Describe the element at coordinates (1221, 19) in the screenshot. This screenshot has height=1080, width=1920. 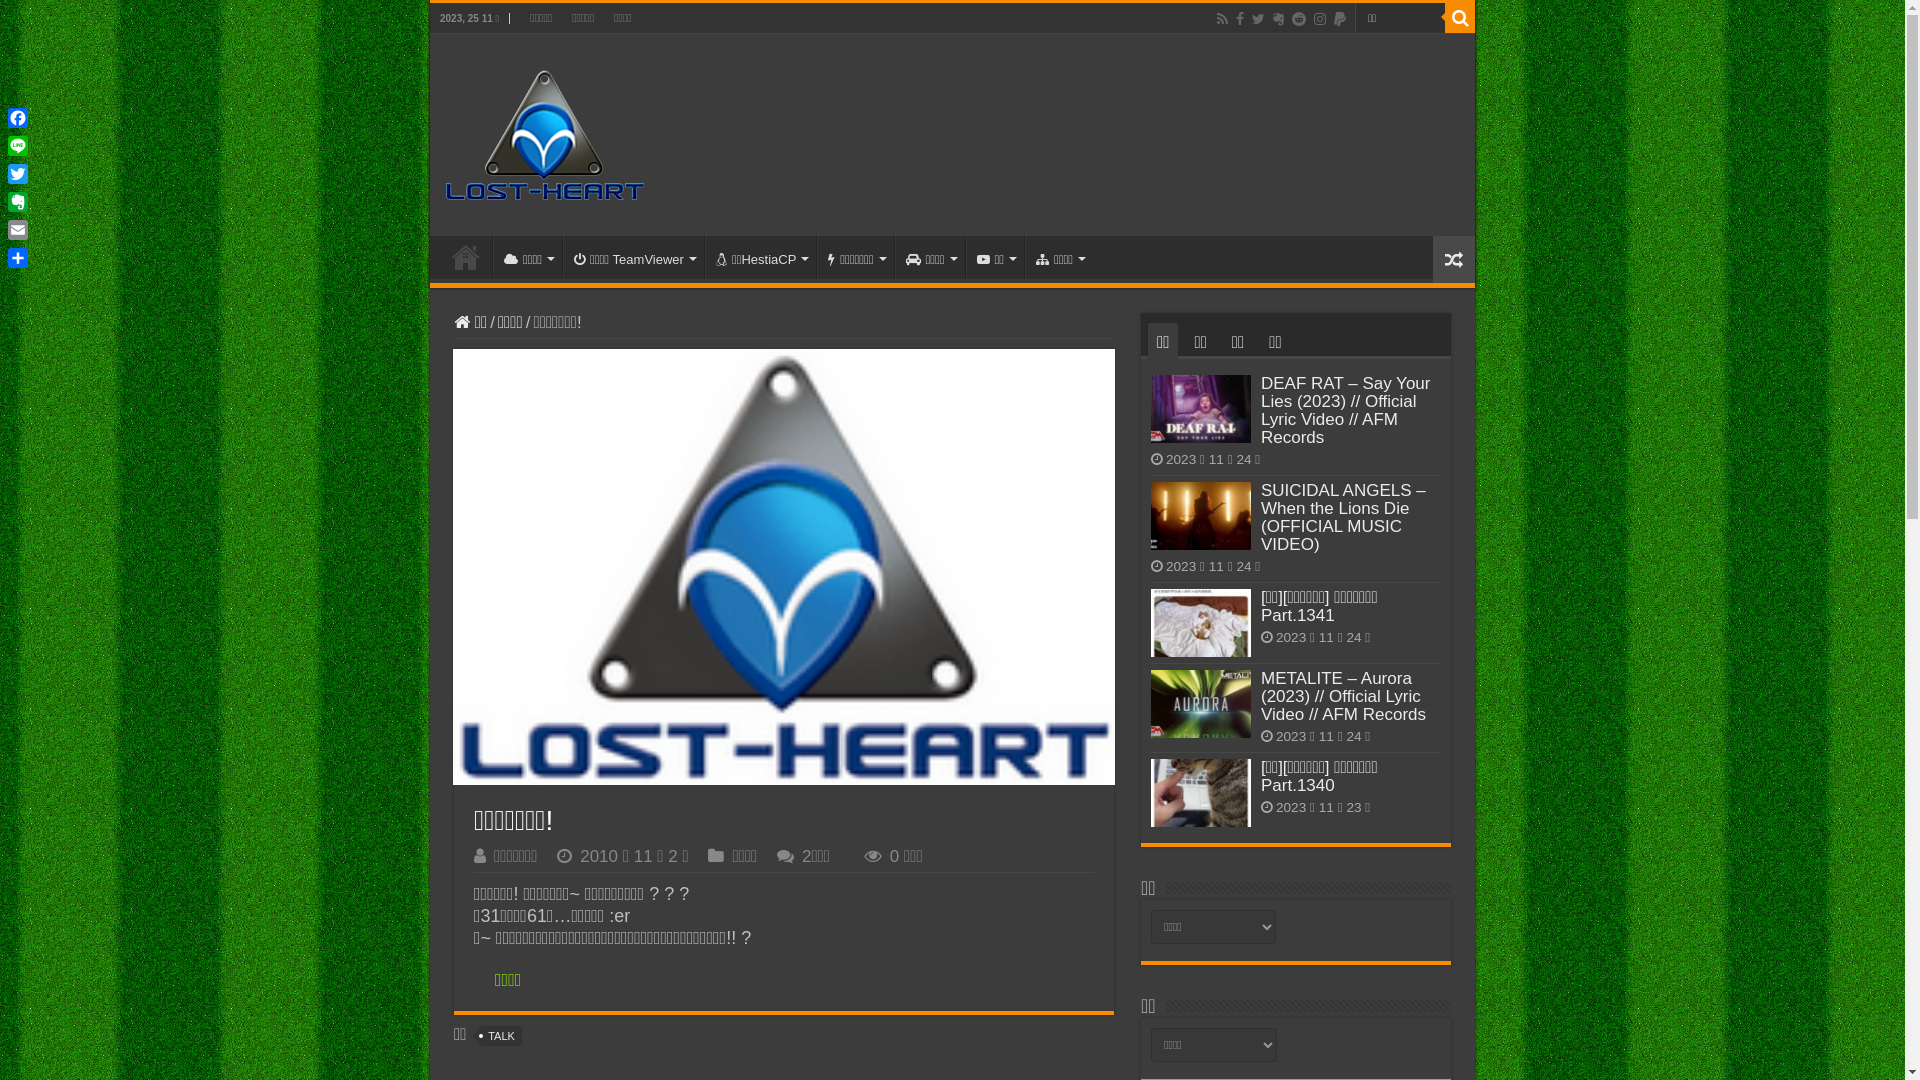
I see `'Rss'` at that location.